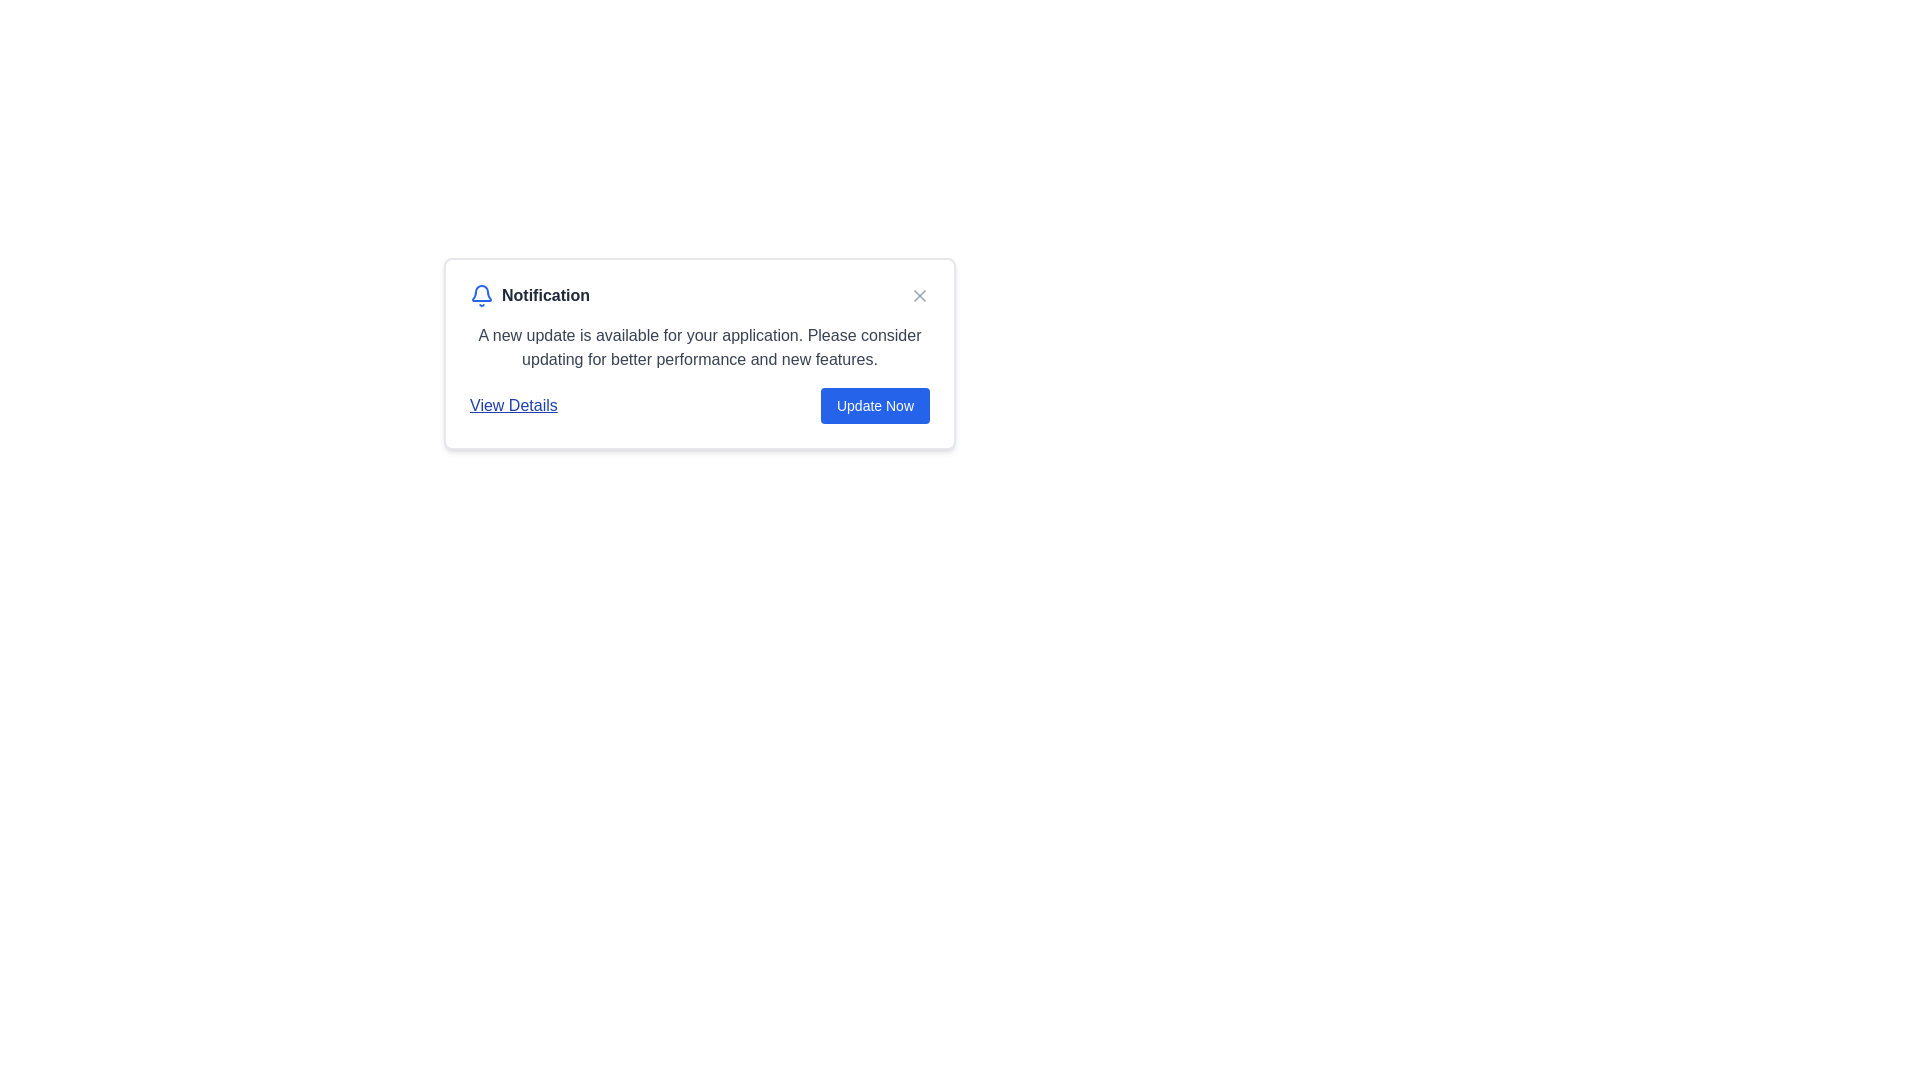  I want to click on the Text Label with Icon, which serves as an indicator for the notification section located in the top-left corner of the modal dialog box, so click(529, 296).